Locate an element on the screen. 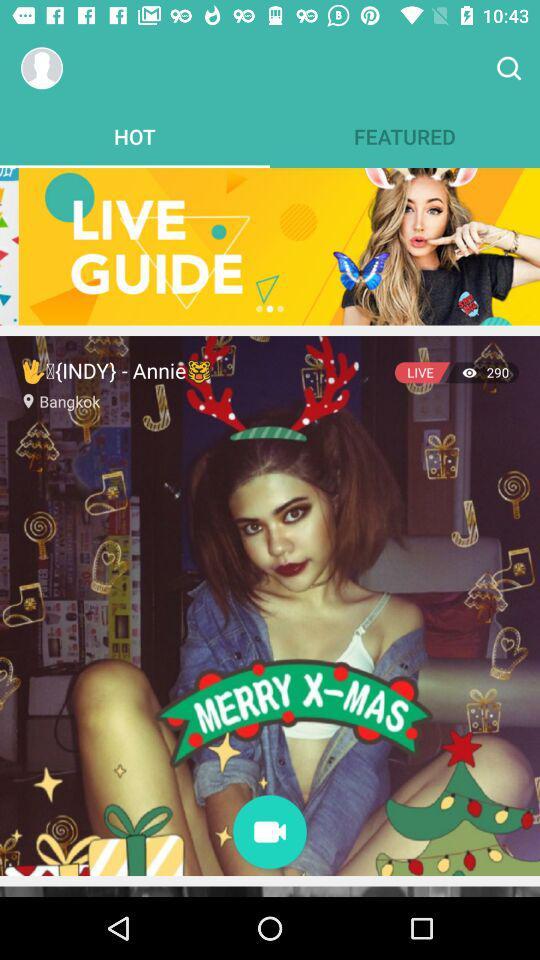  the videocam icon is located at coordinates (270, 833).